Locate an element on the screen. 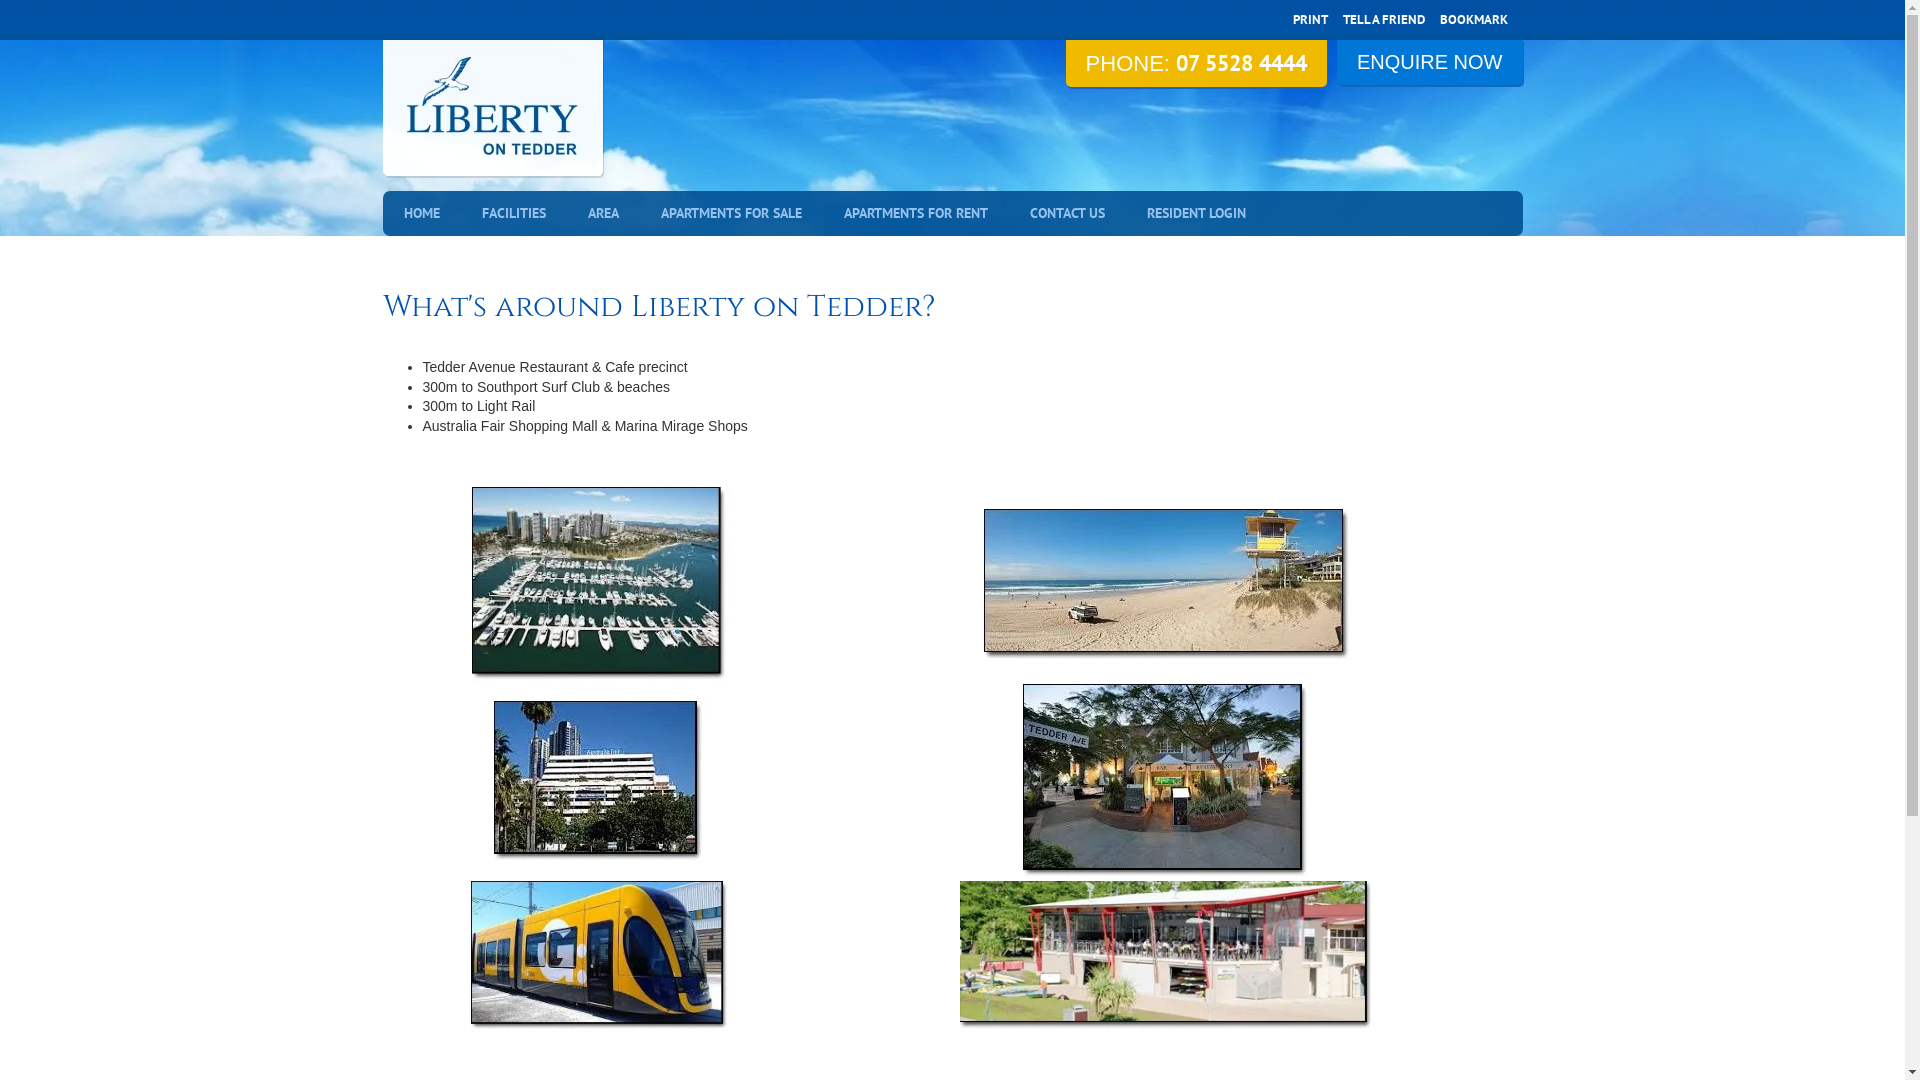  'APARTMENTS FOR RENT' is located at coordinates (914, 213).